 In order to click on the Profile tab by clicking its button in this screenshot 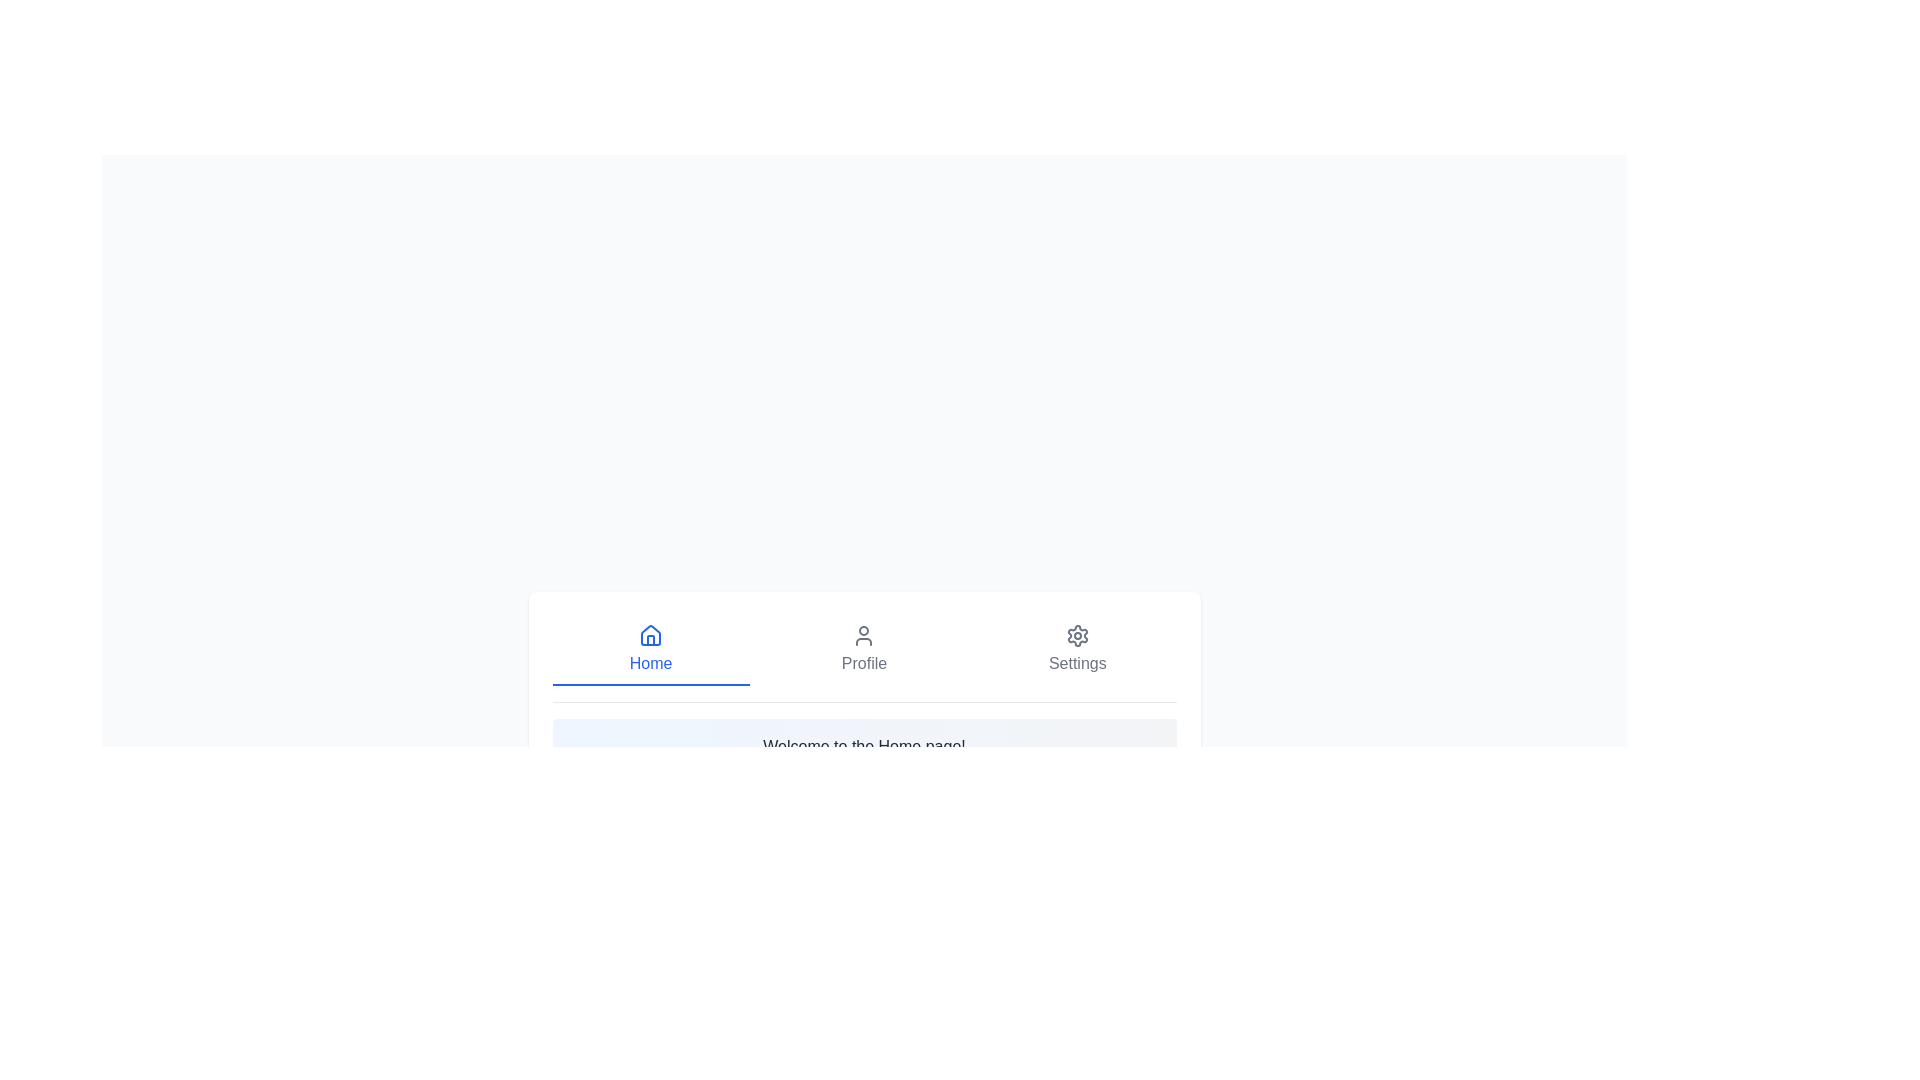, I will do `click(864, 650)`.